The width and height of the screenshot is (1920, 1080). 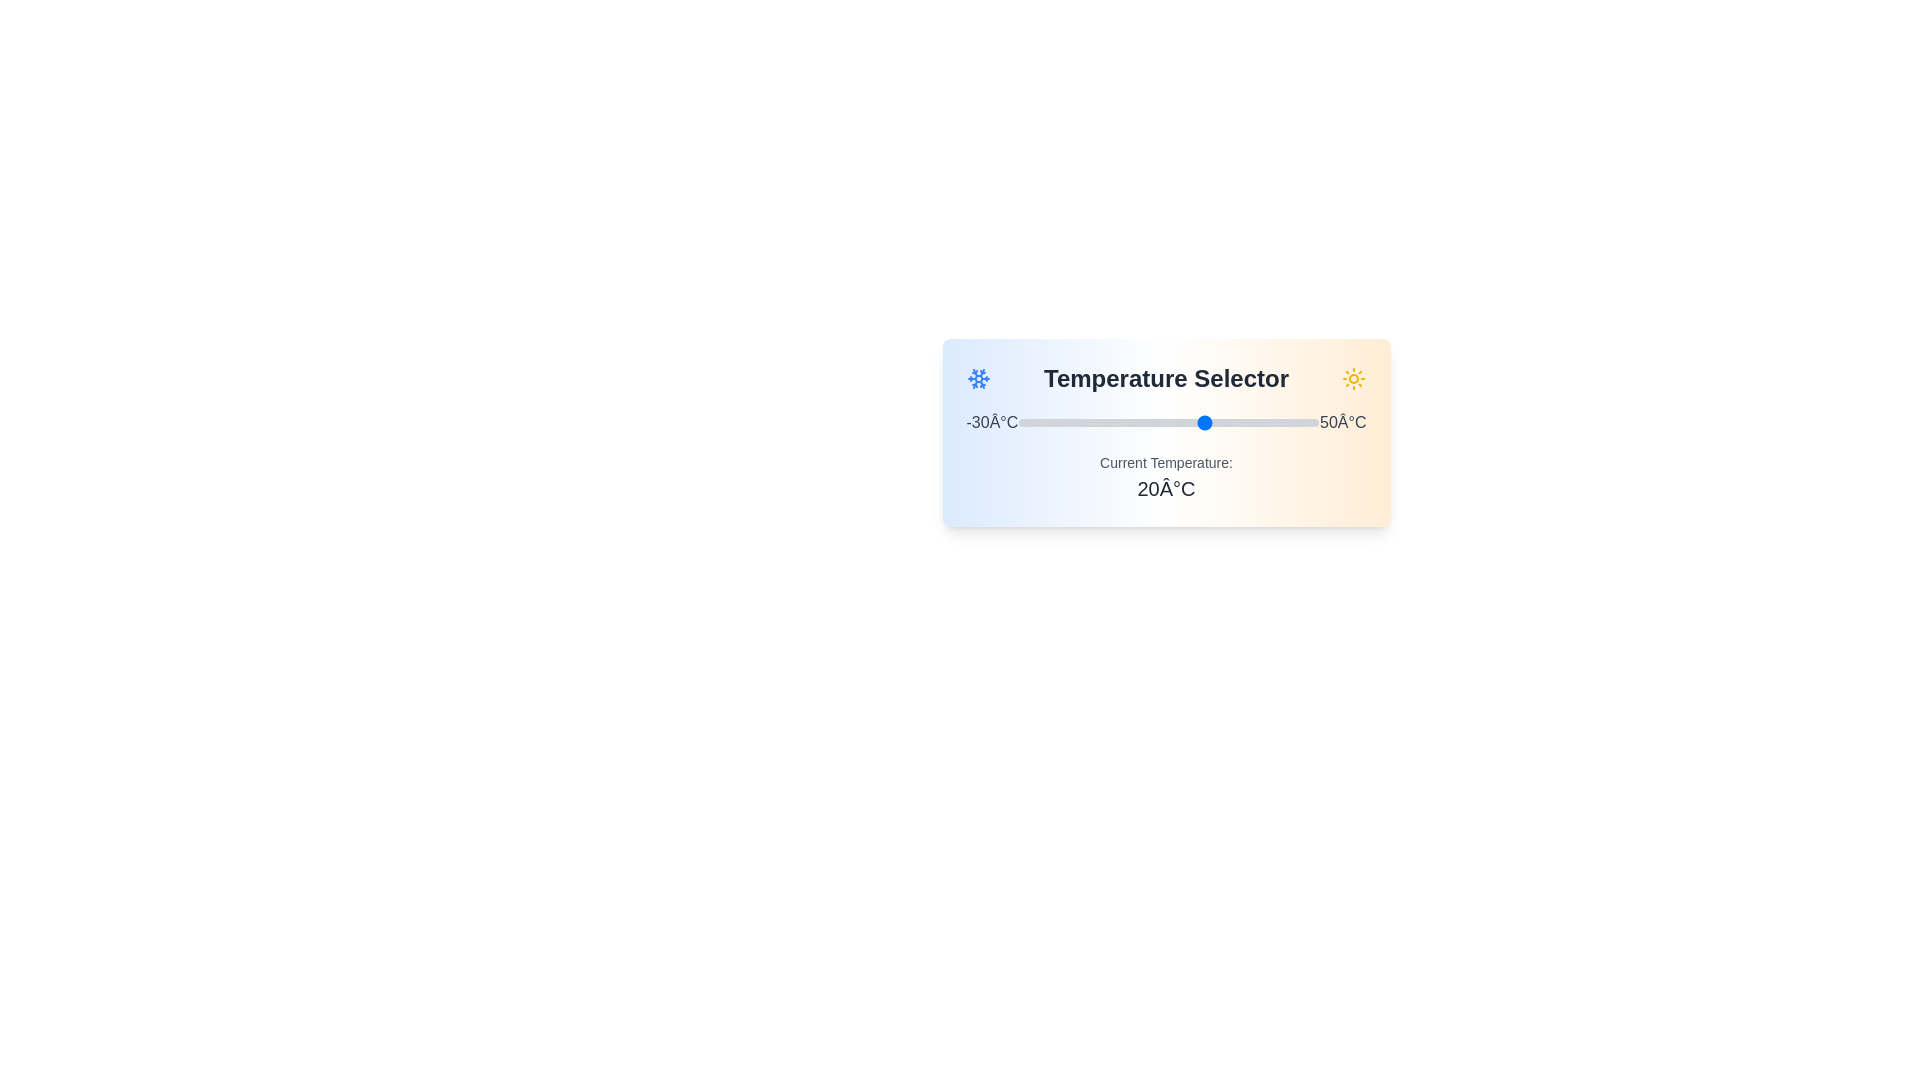 What do you see at coordinates (1195, 422) in the screenshot?
I see `the temperature` at bounding box center [1195, 422].